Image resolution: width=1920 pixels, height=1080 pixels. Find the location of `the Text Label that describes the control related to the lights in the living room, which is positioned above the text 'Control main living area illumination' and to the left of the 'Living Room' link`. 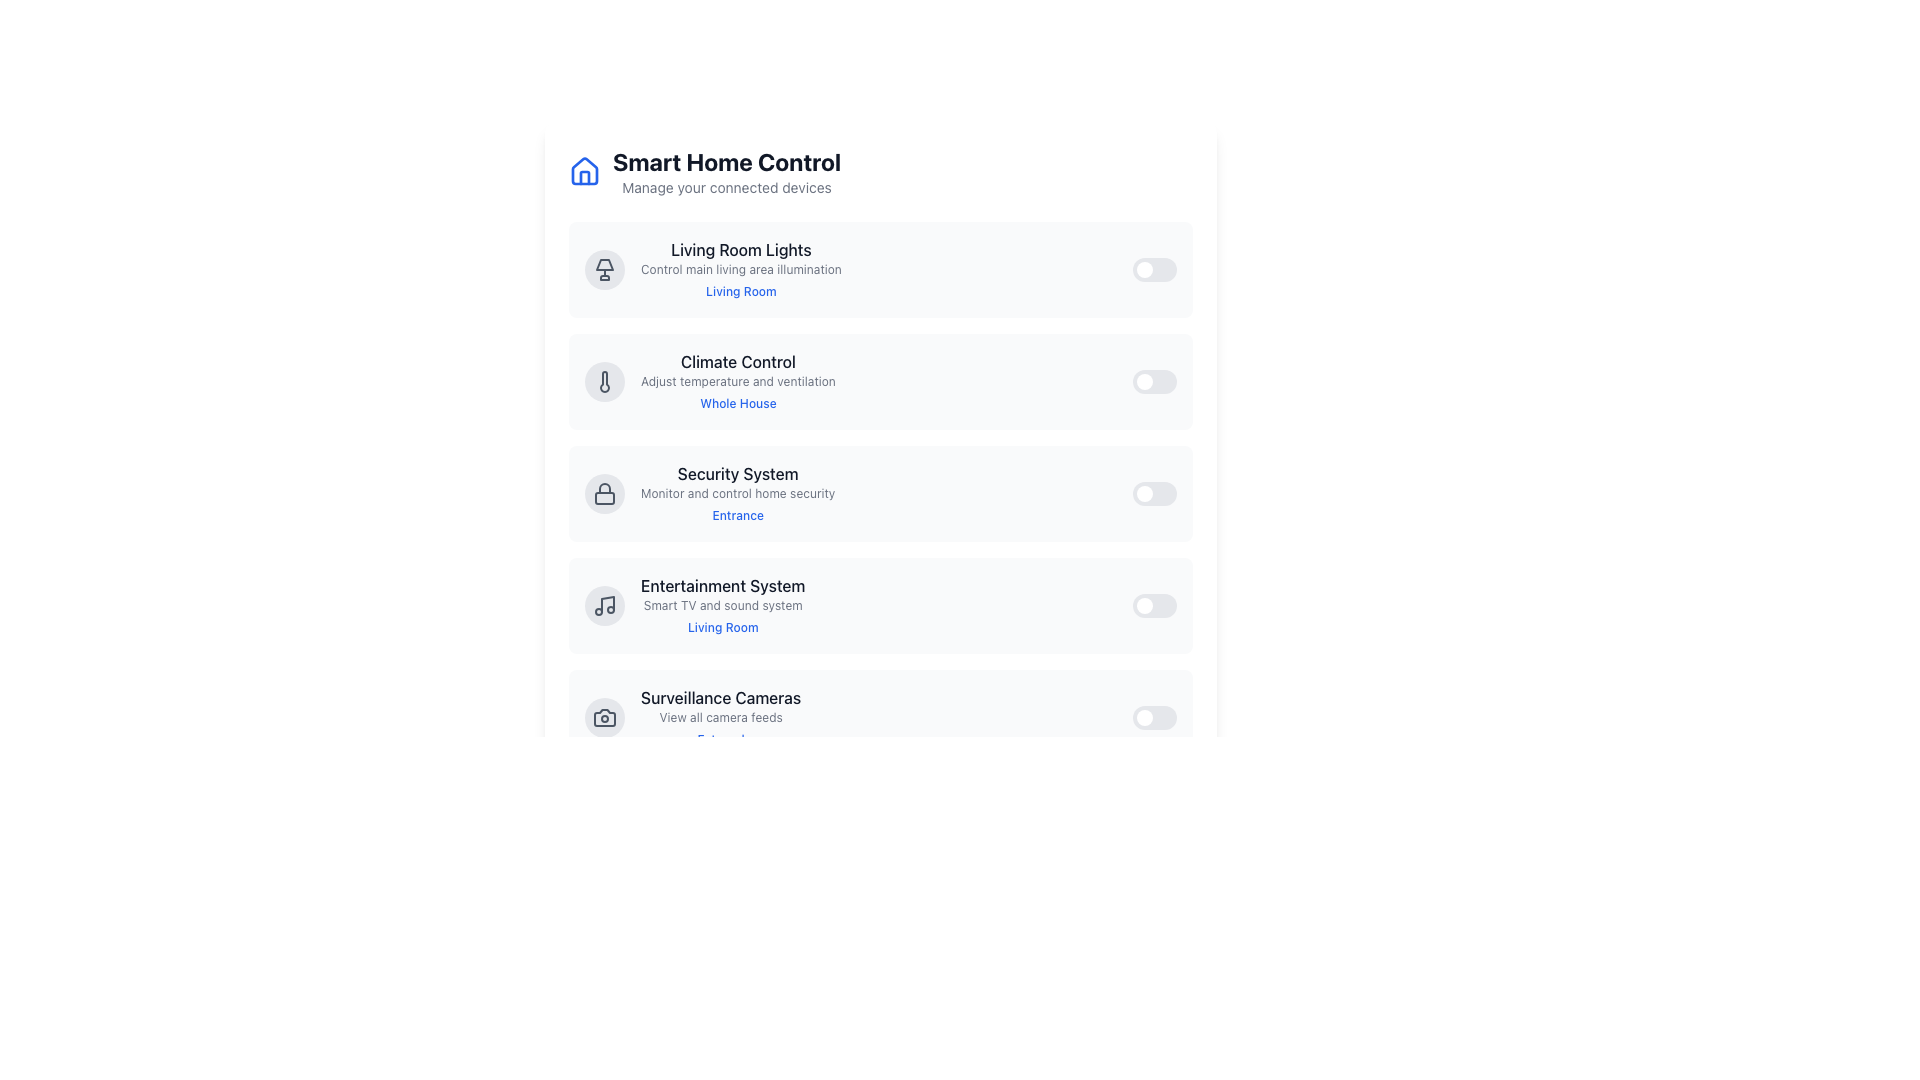

the Text Label that describes the control related to the lights in the living room, which is positioned above the text 'Control main living area illumination' and to the left of the 'Living Room' link is located at coordinates (740, 249).